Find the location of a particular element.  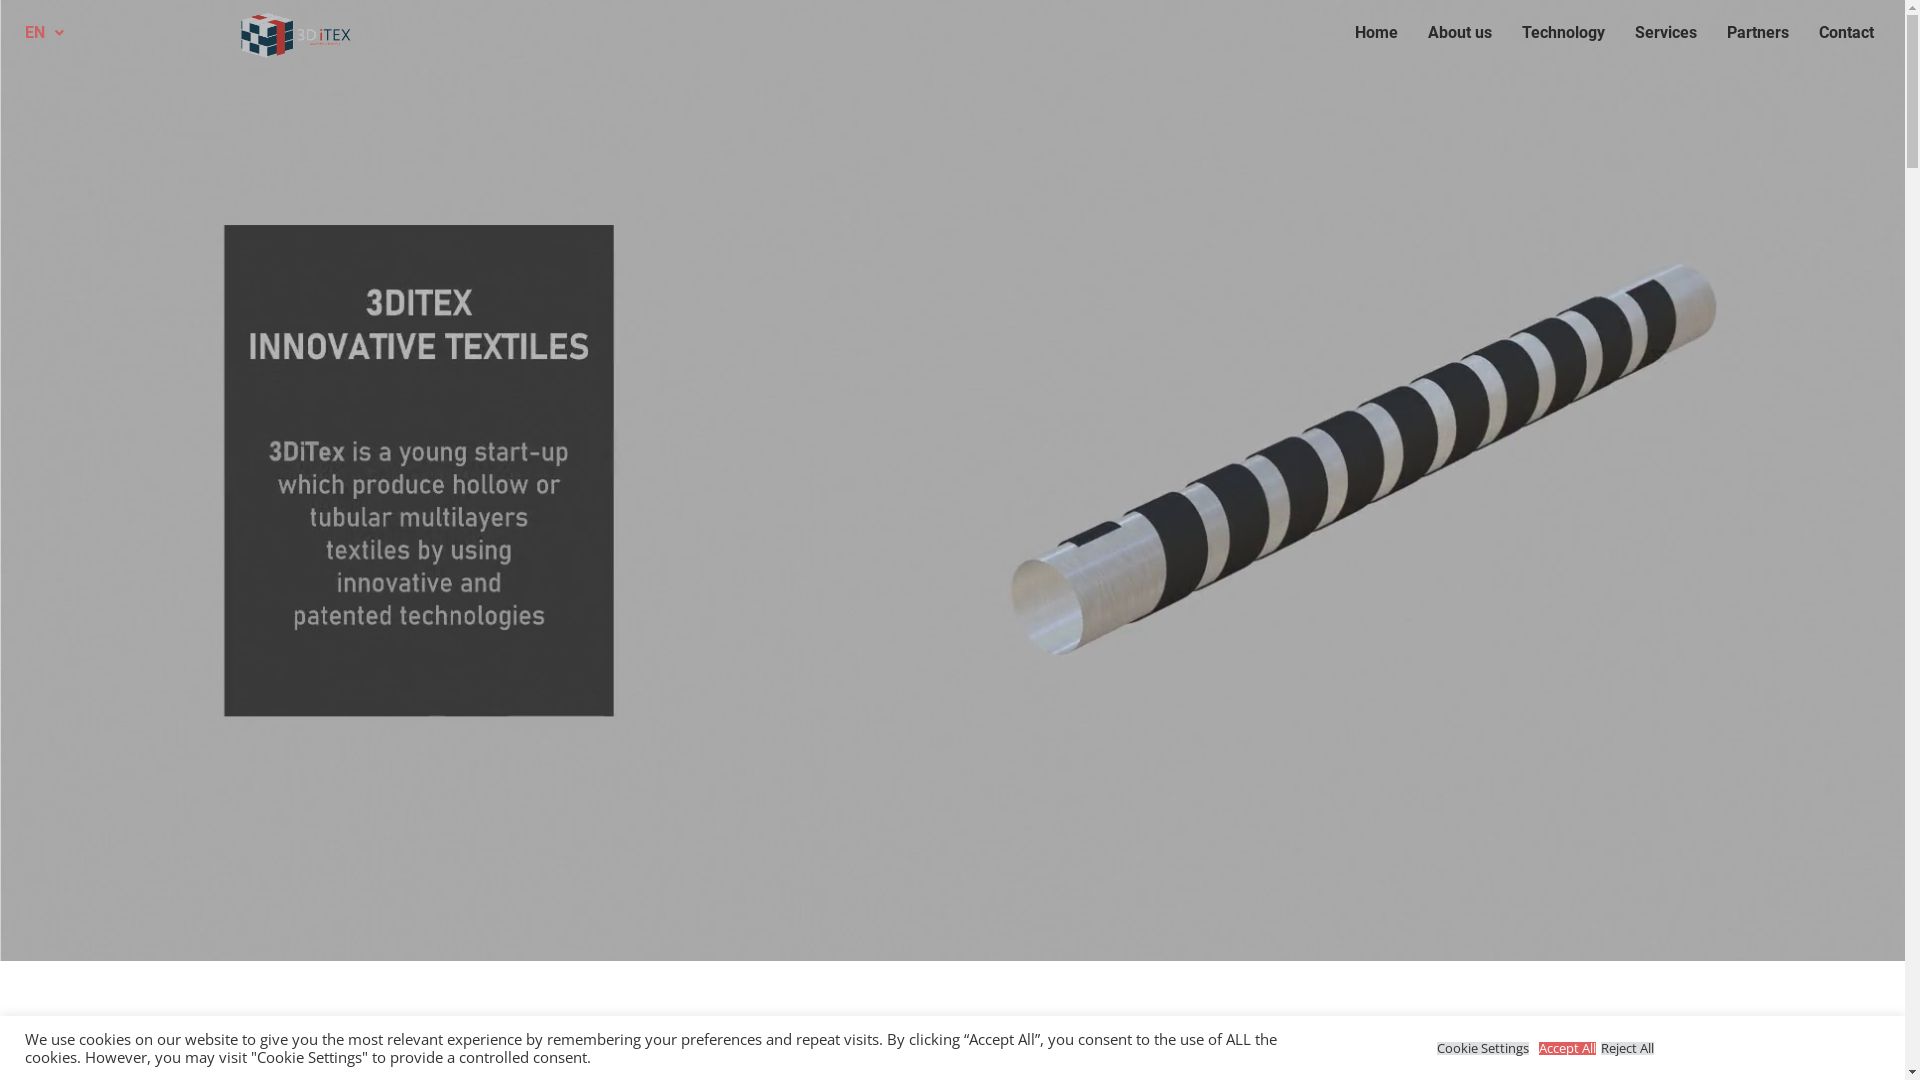

'Cookie Settings' is located at coordinates (1483, 1047).